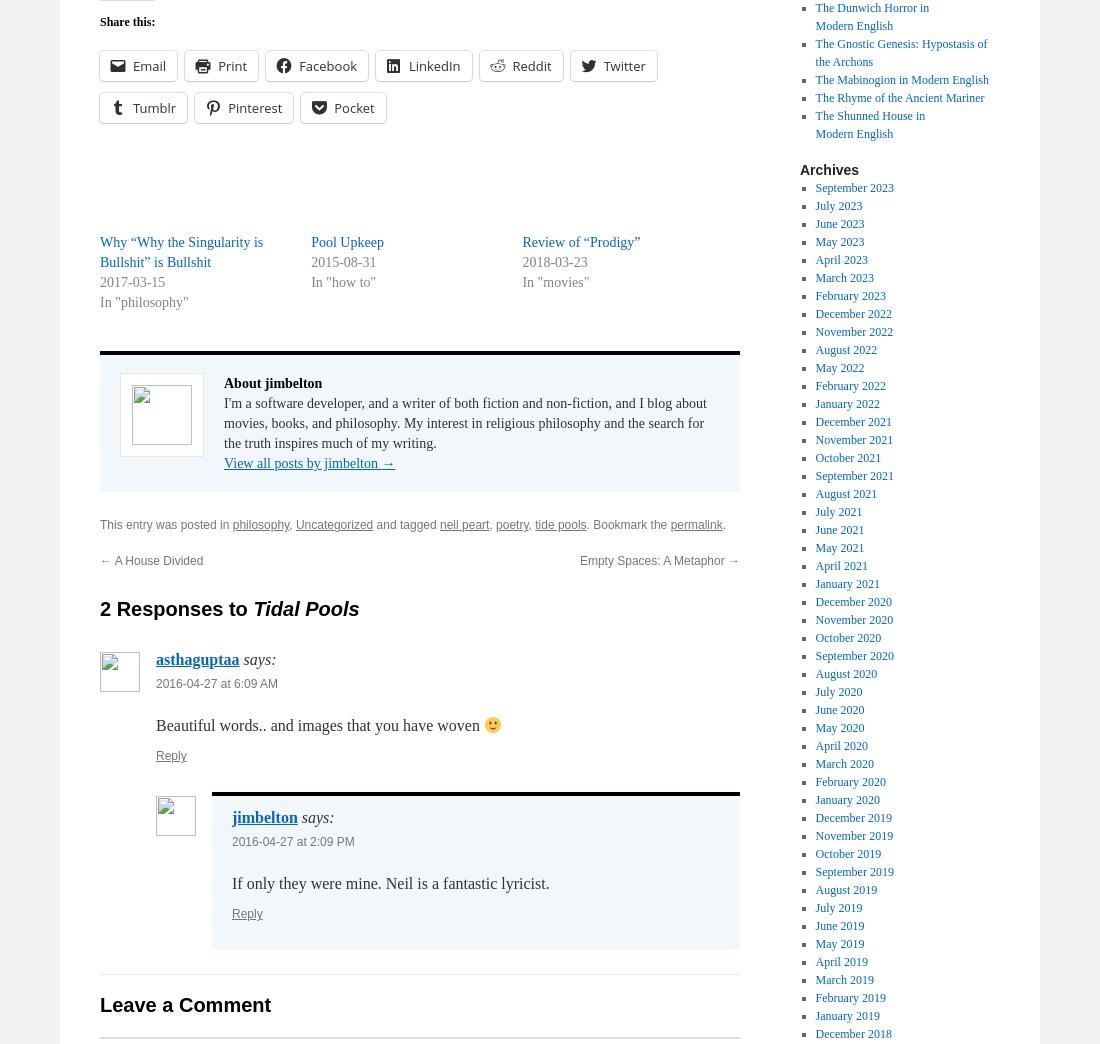 This screenshot has width=1100, height=1044. What do you see at coordinates (814, 385) in the screenshot?
I see `'February 2022'` at bounding box center [814, 385].